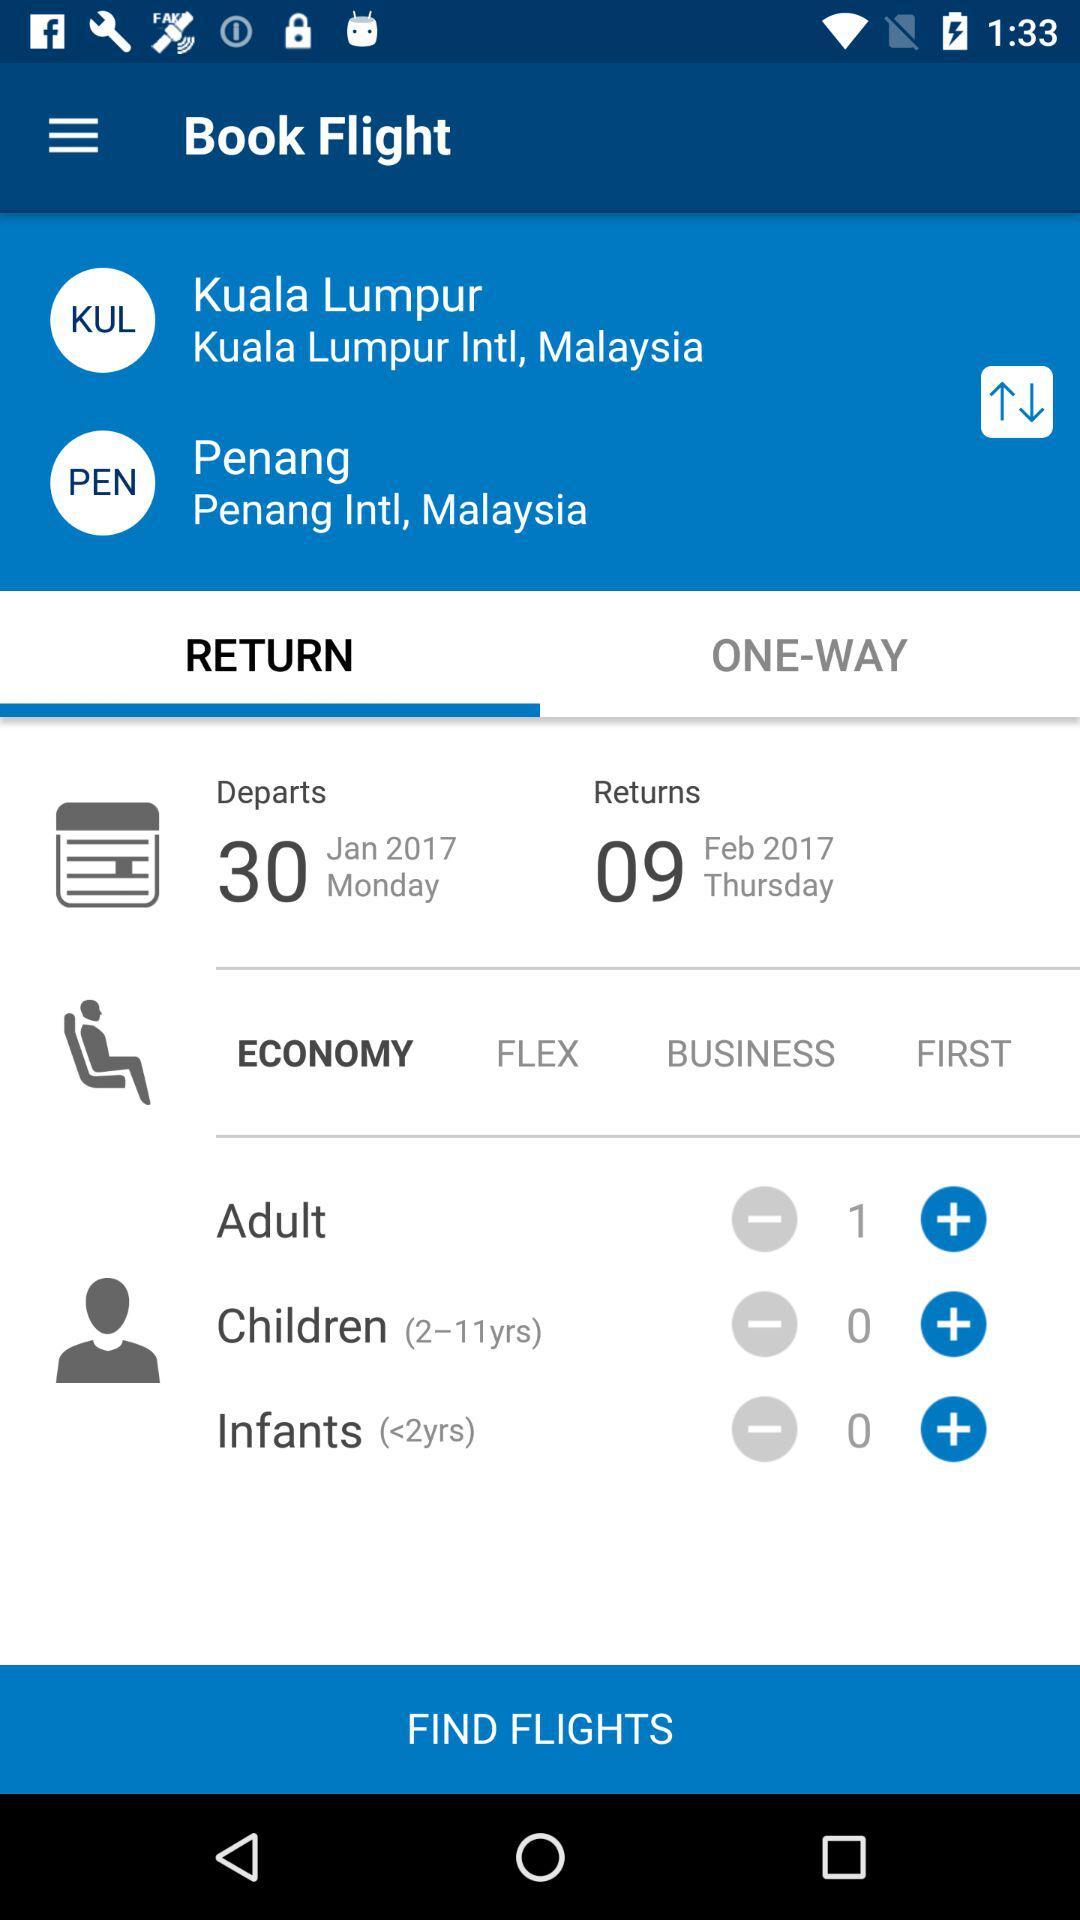 The height and width of the screenshot is (1920, 1080). Describe the element at coordinates (764, 1218) in the screenshot. I see `the minus icon` at that location.